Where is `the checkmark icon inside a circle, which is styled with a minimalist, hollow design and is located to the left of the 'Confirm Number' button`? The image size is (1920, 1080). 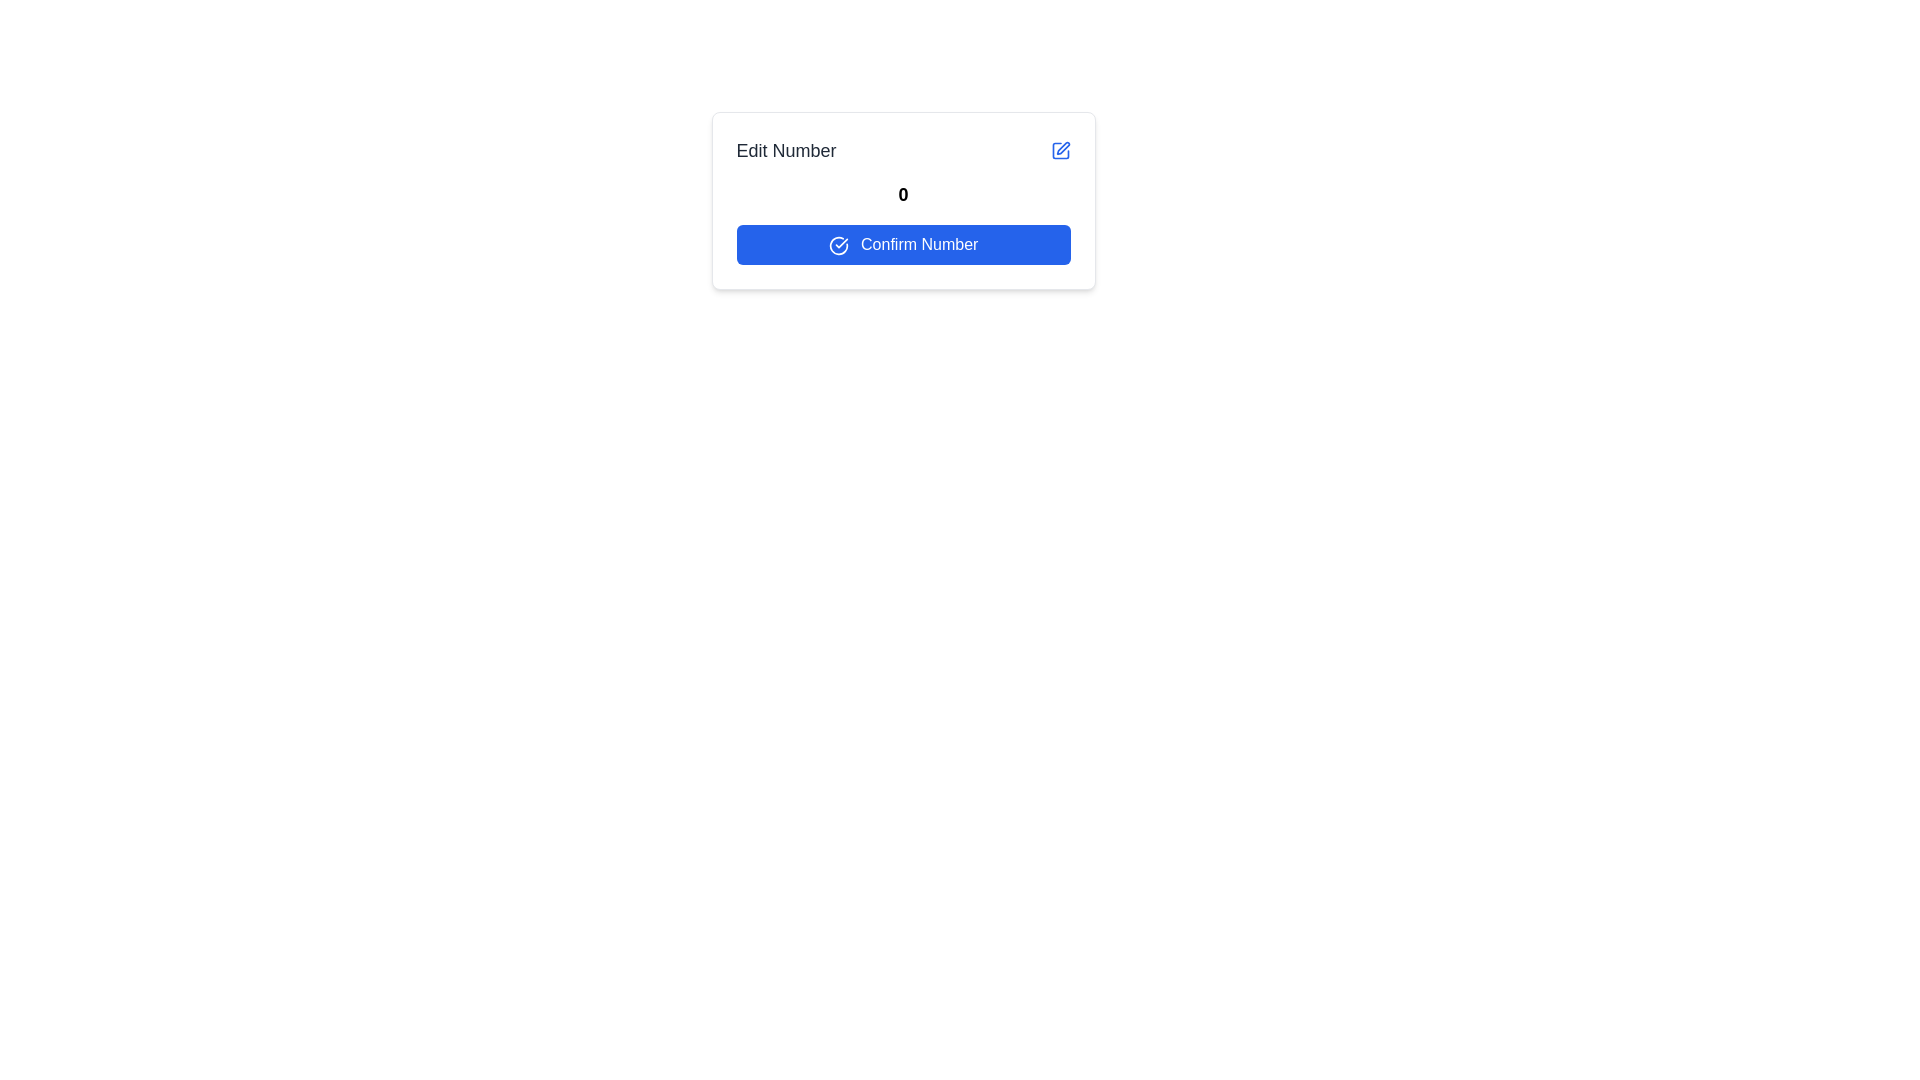
the checkmark icon inside a circle, which is styled with a minimalist, hollow design and is located to the left of the 'Confirm Number' button is located at coordinates (838, 244).